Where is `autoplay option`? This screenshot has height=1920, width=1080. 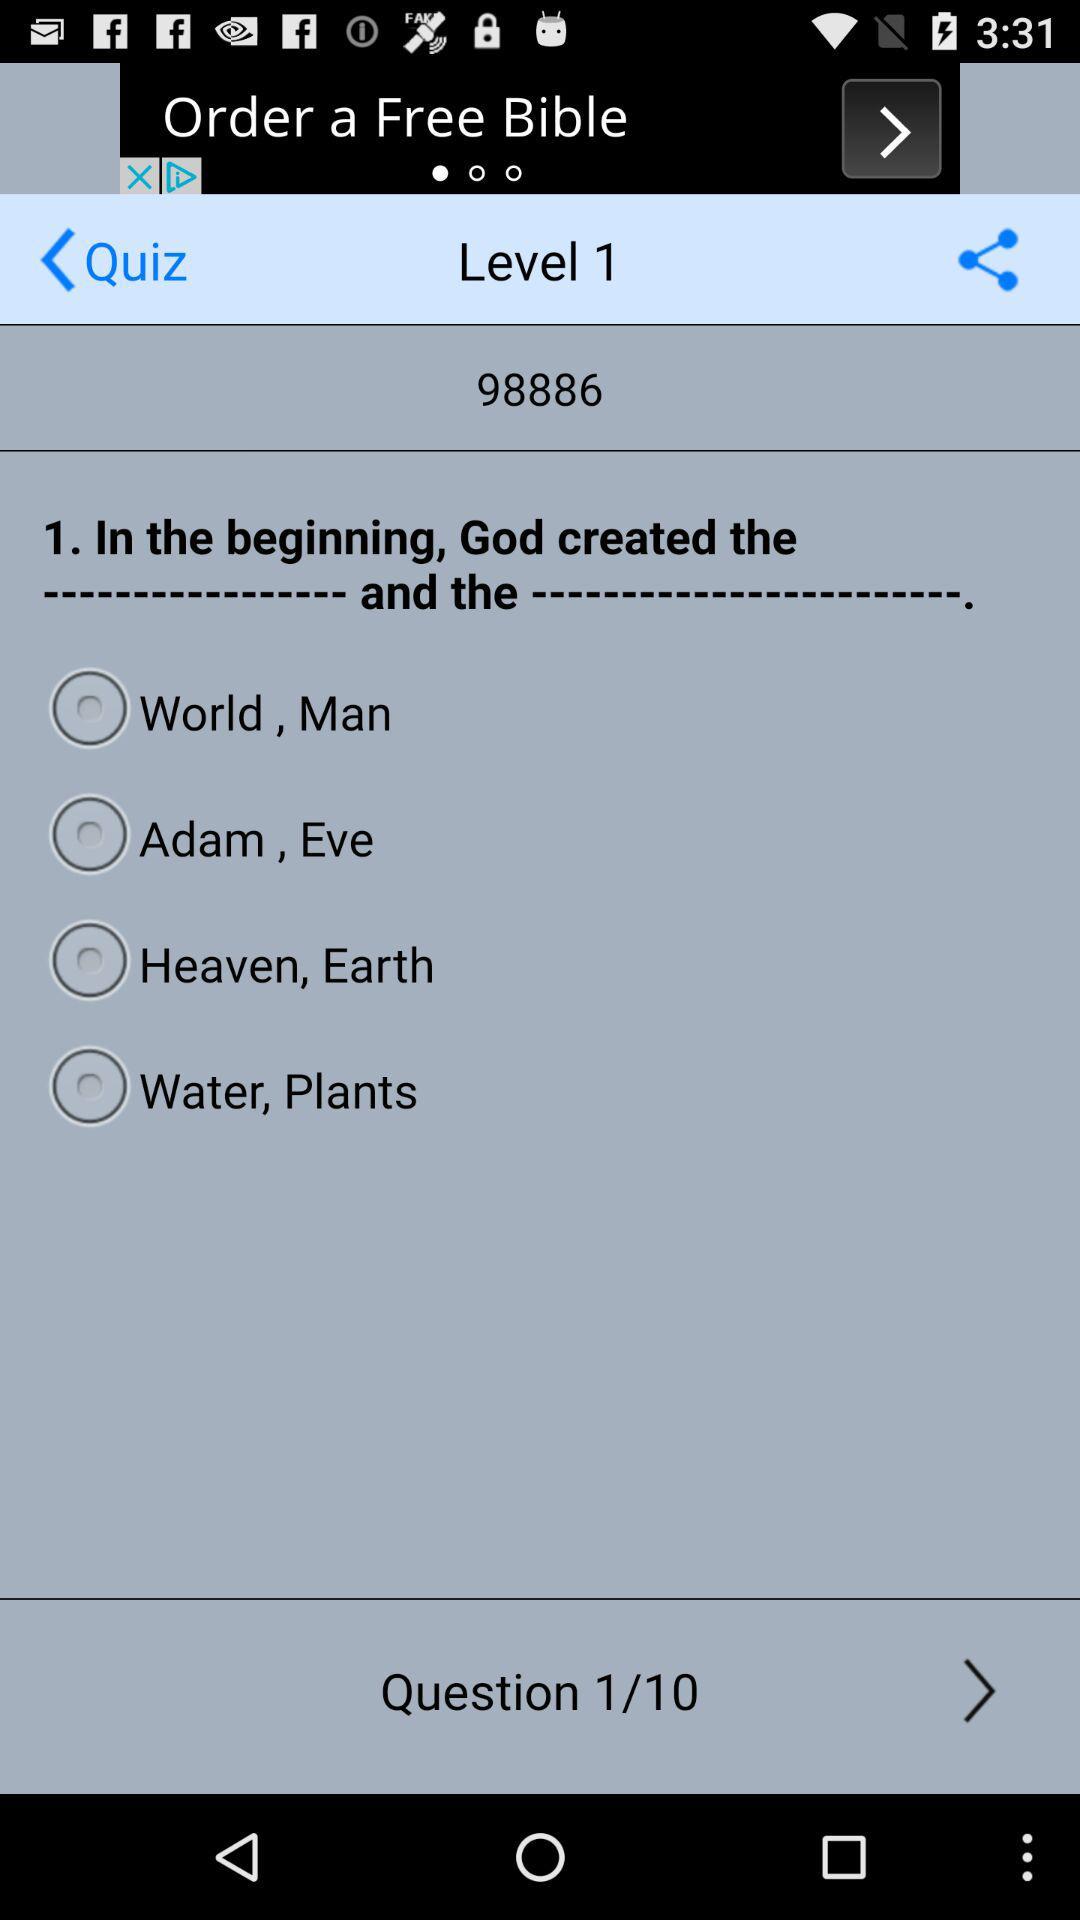
autoplay option is located at coordinates (987, 258).